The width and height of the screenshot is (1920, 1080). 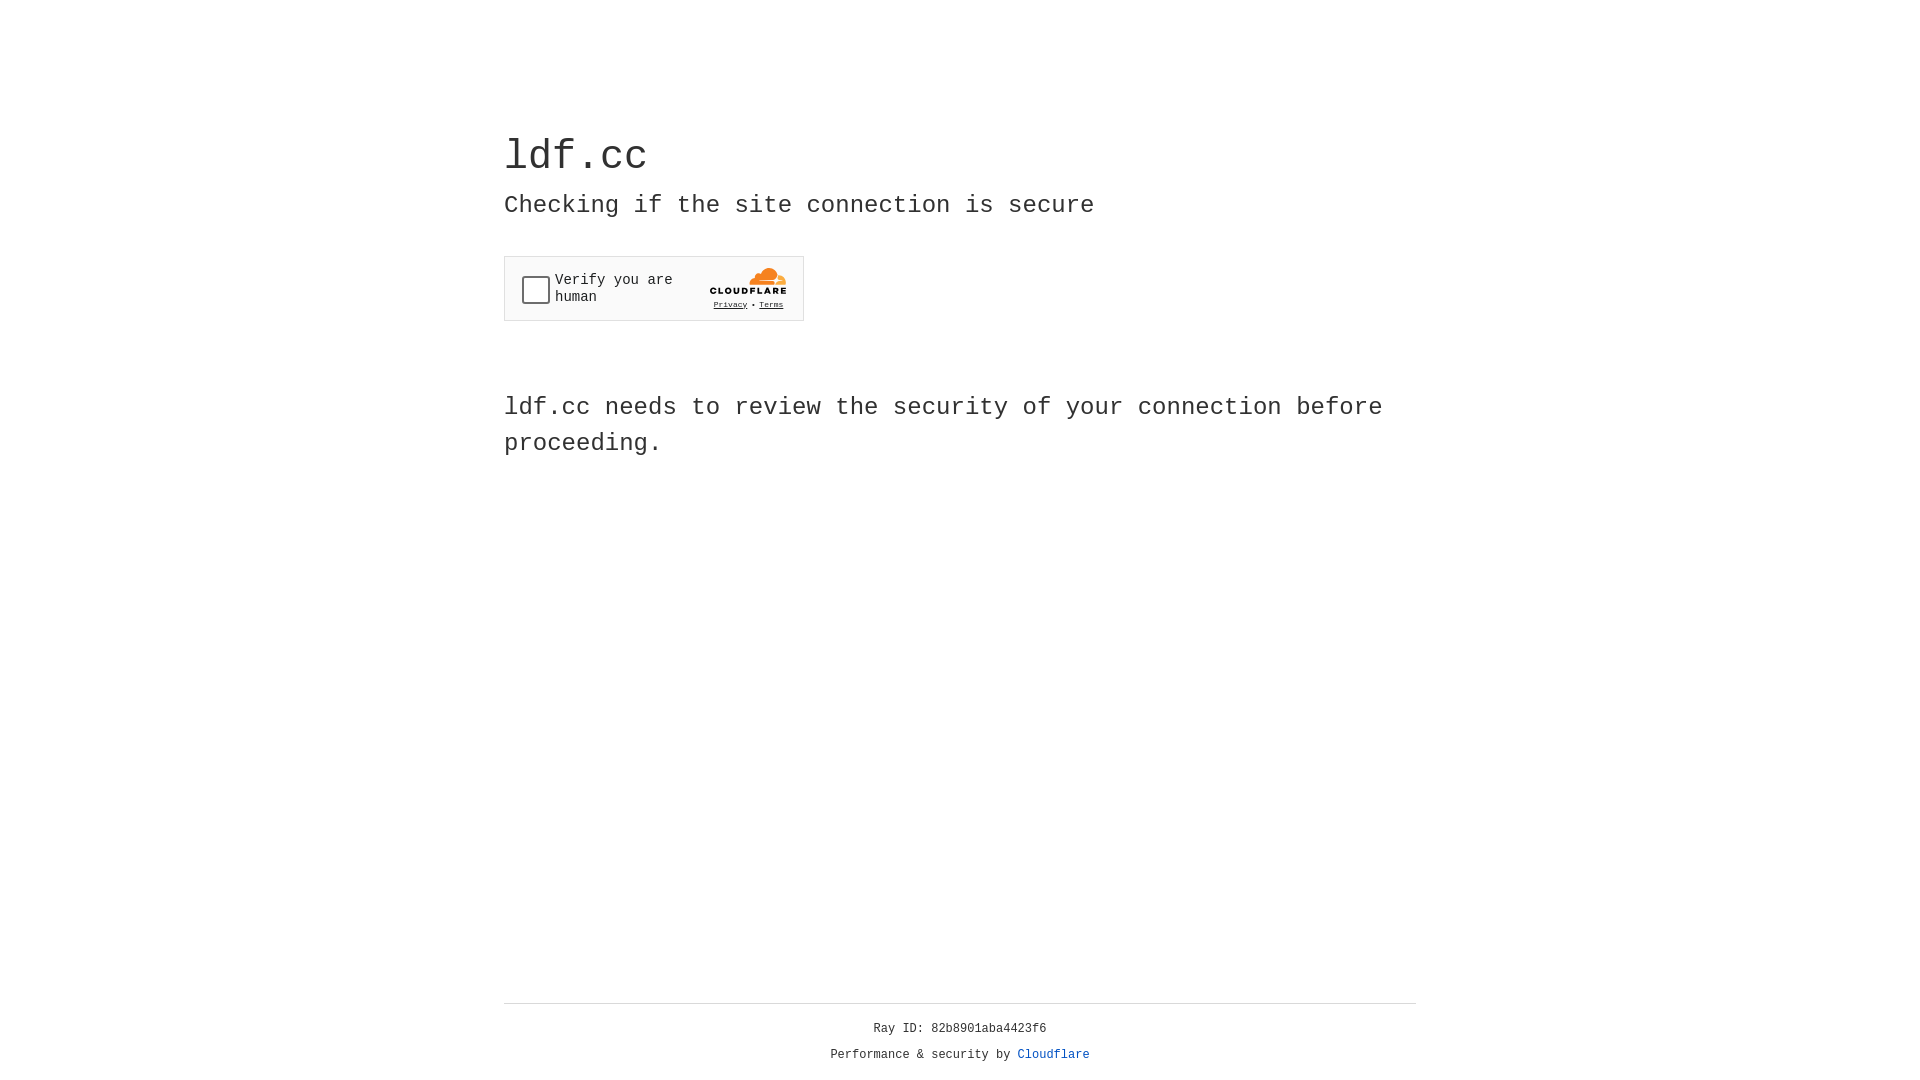 What do you see at coordinates (1053, 1054) in the screenshot?
I see `'Cloudflare'` at bounding box center [1053, 1054].